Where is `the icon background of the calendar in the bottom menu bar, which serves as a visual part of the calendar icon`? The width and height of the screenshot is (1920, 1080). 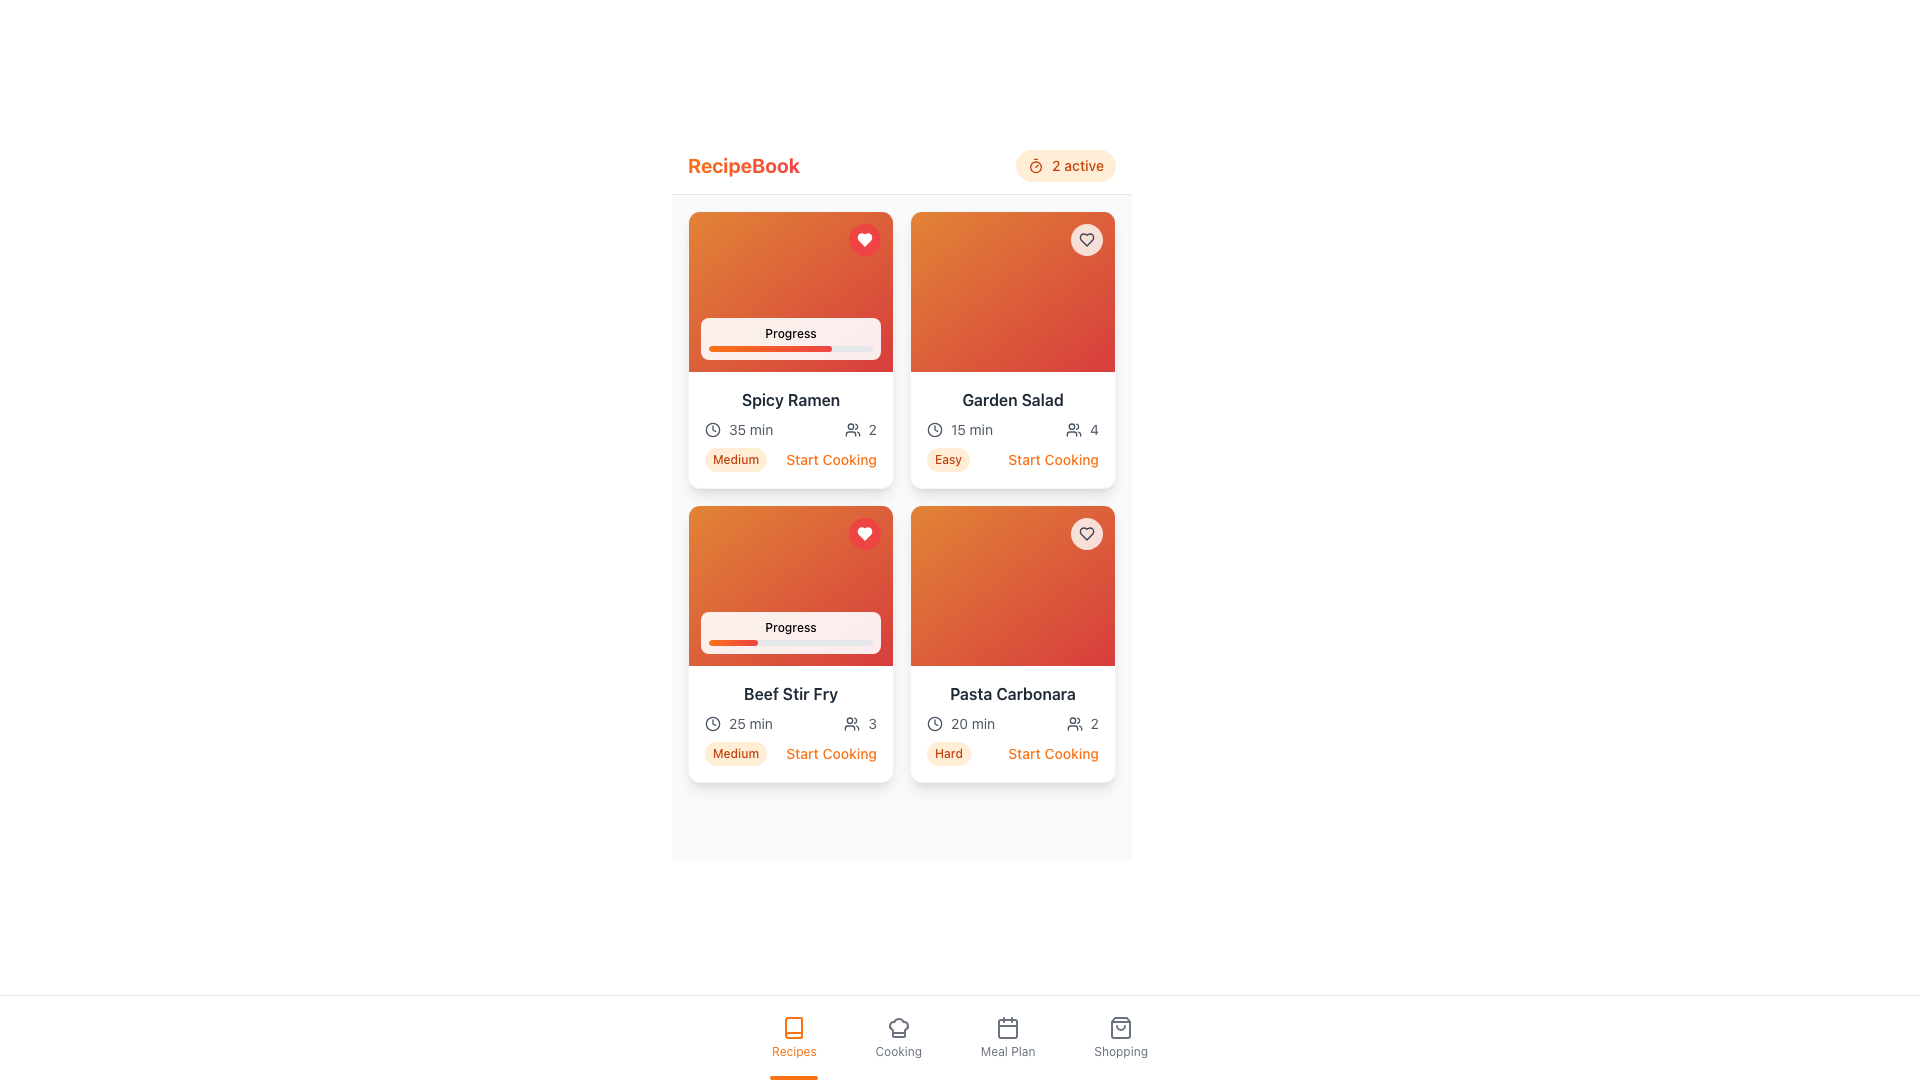 the icon background of the calendar in the bottom menu bar, which serves as a visual part of the calendar icon is located at coordinates (1008, 1029).